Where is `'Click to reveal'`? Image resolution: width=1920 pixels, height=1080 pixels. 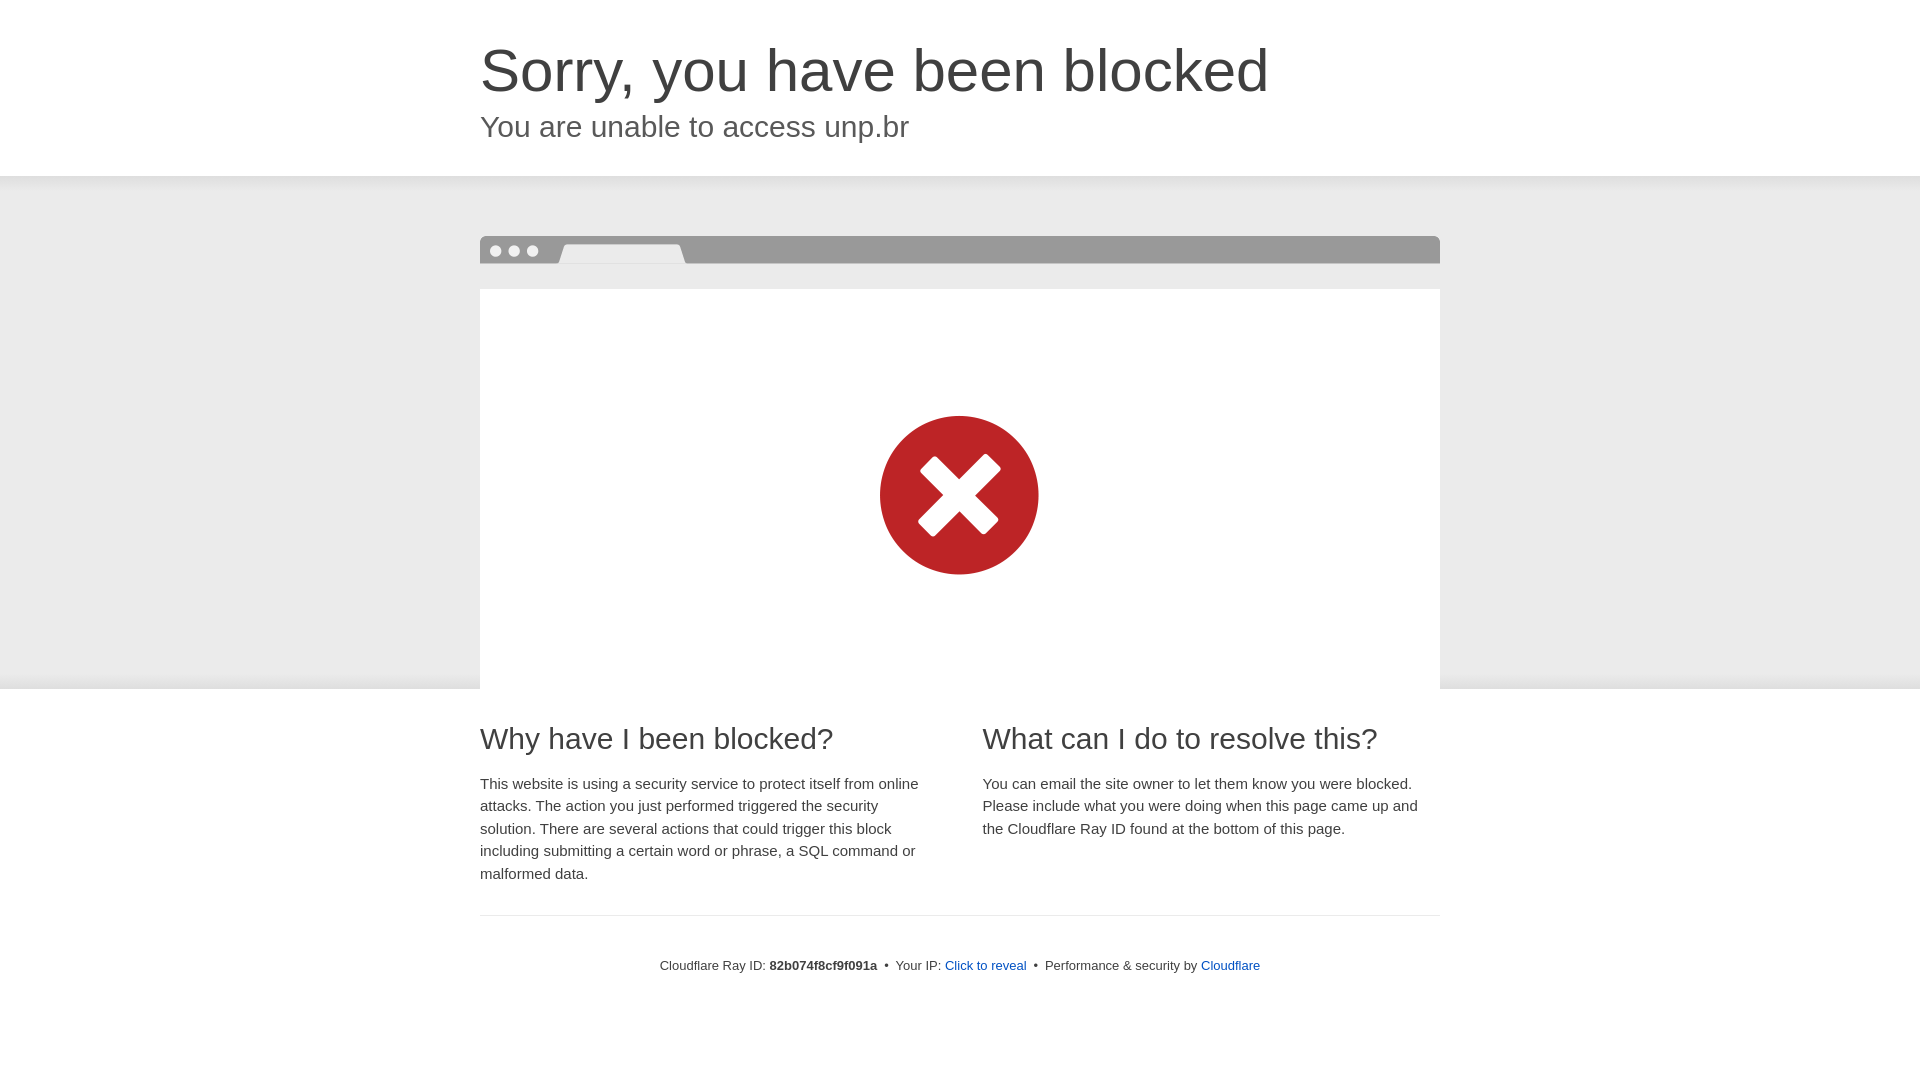
'Click to reveal' is located at coordinates (944, 964).